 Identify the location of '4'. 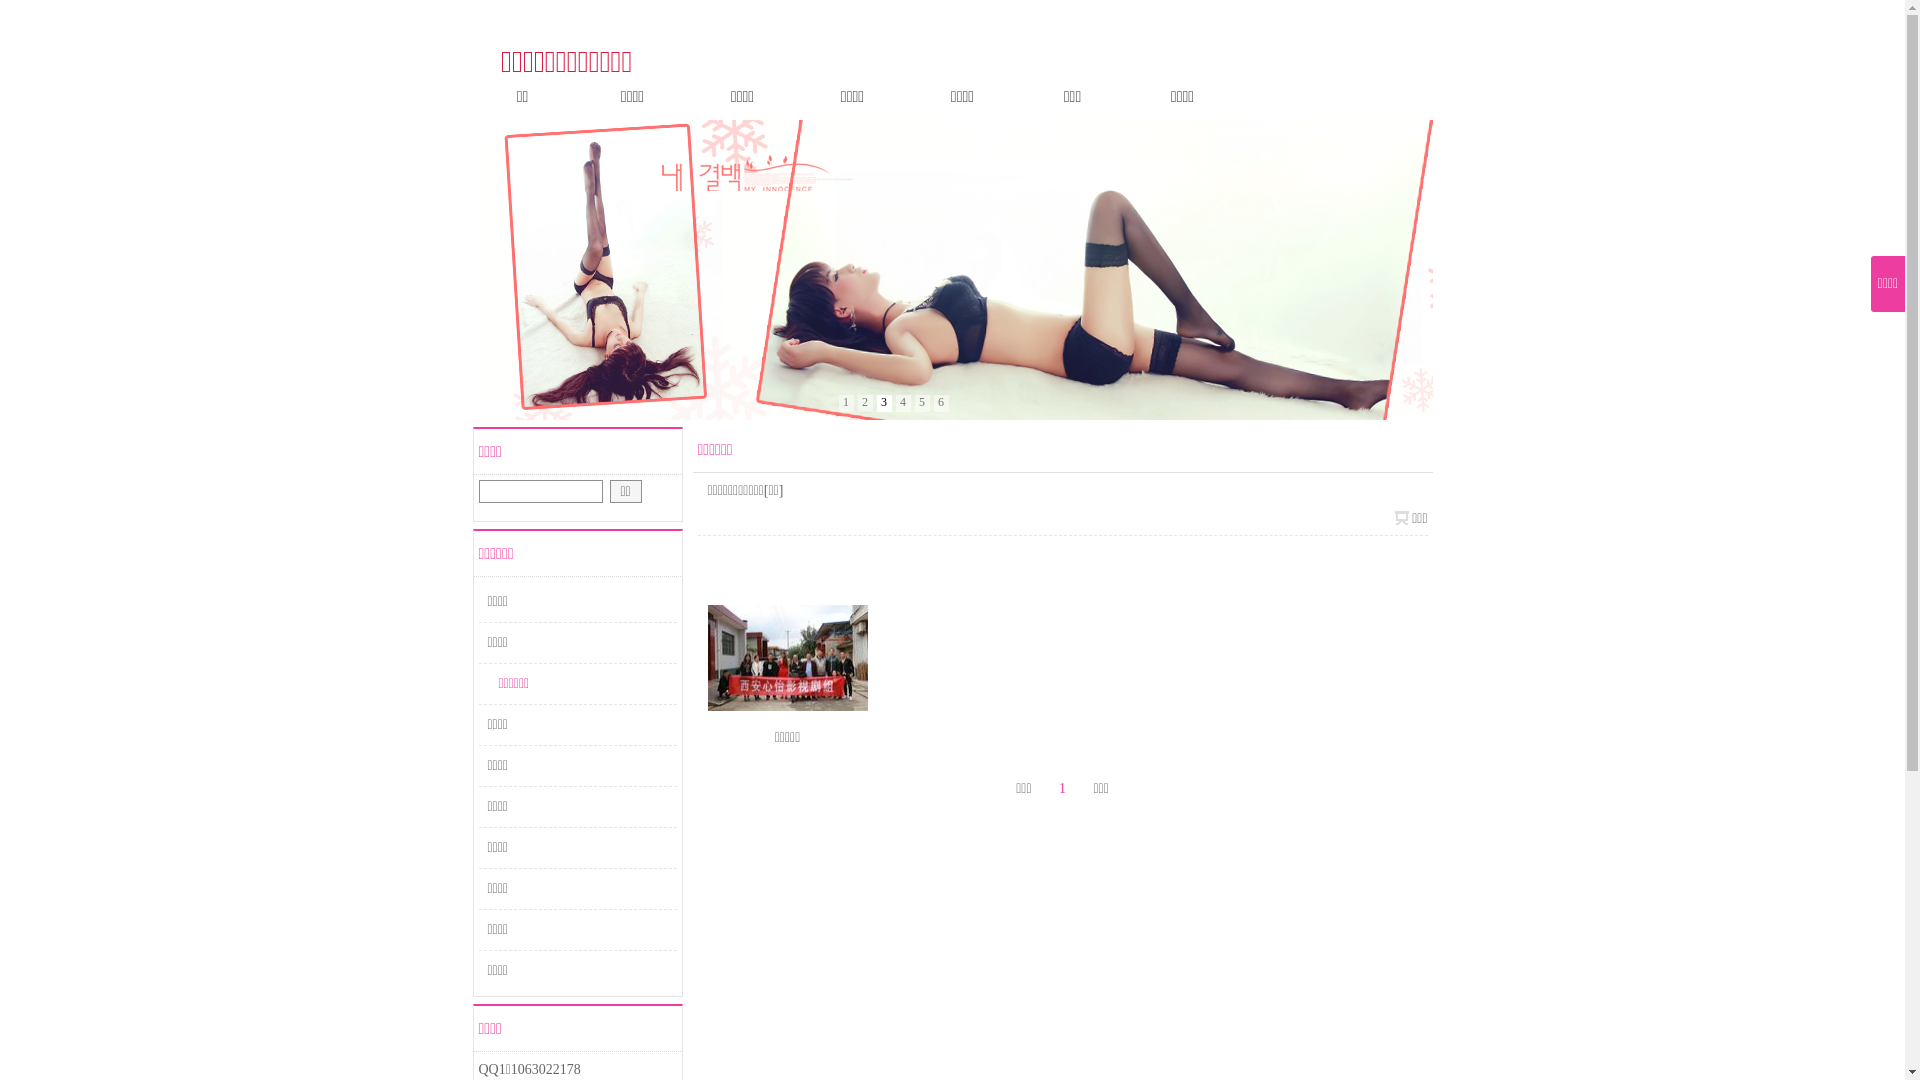
(902, 403).